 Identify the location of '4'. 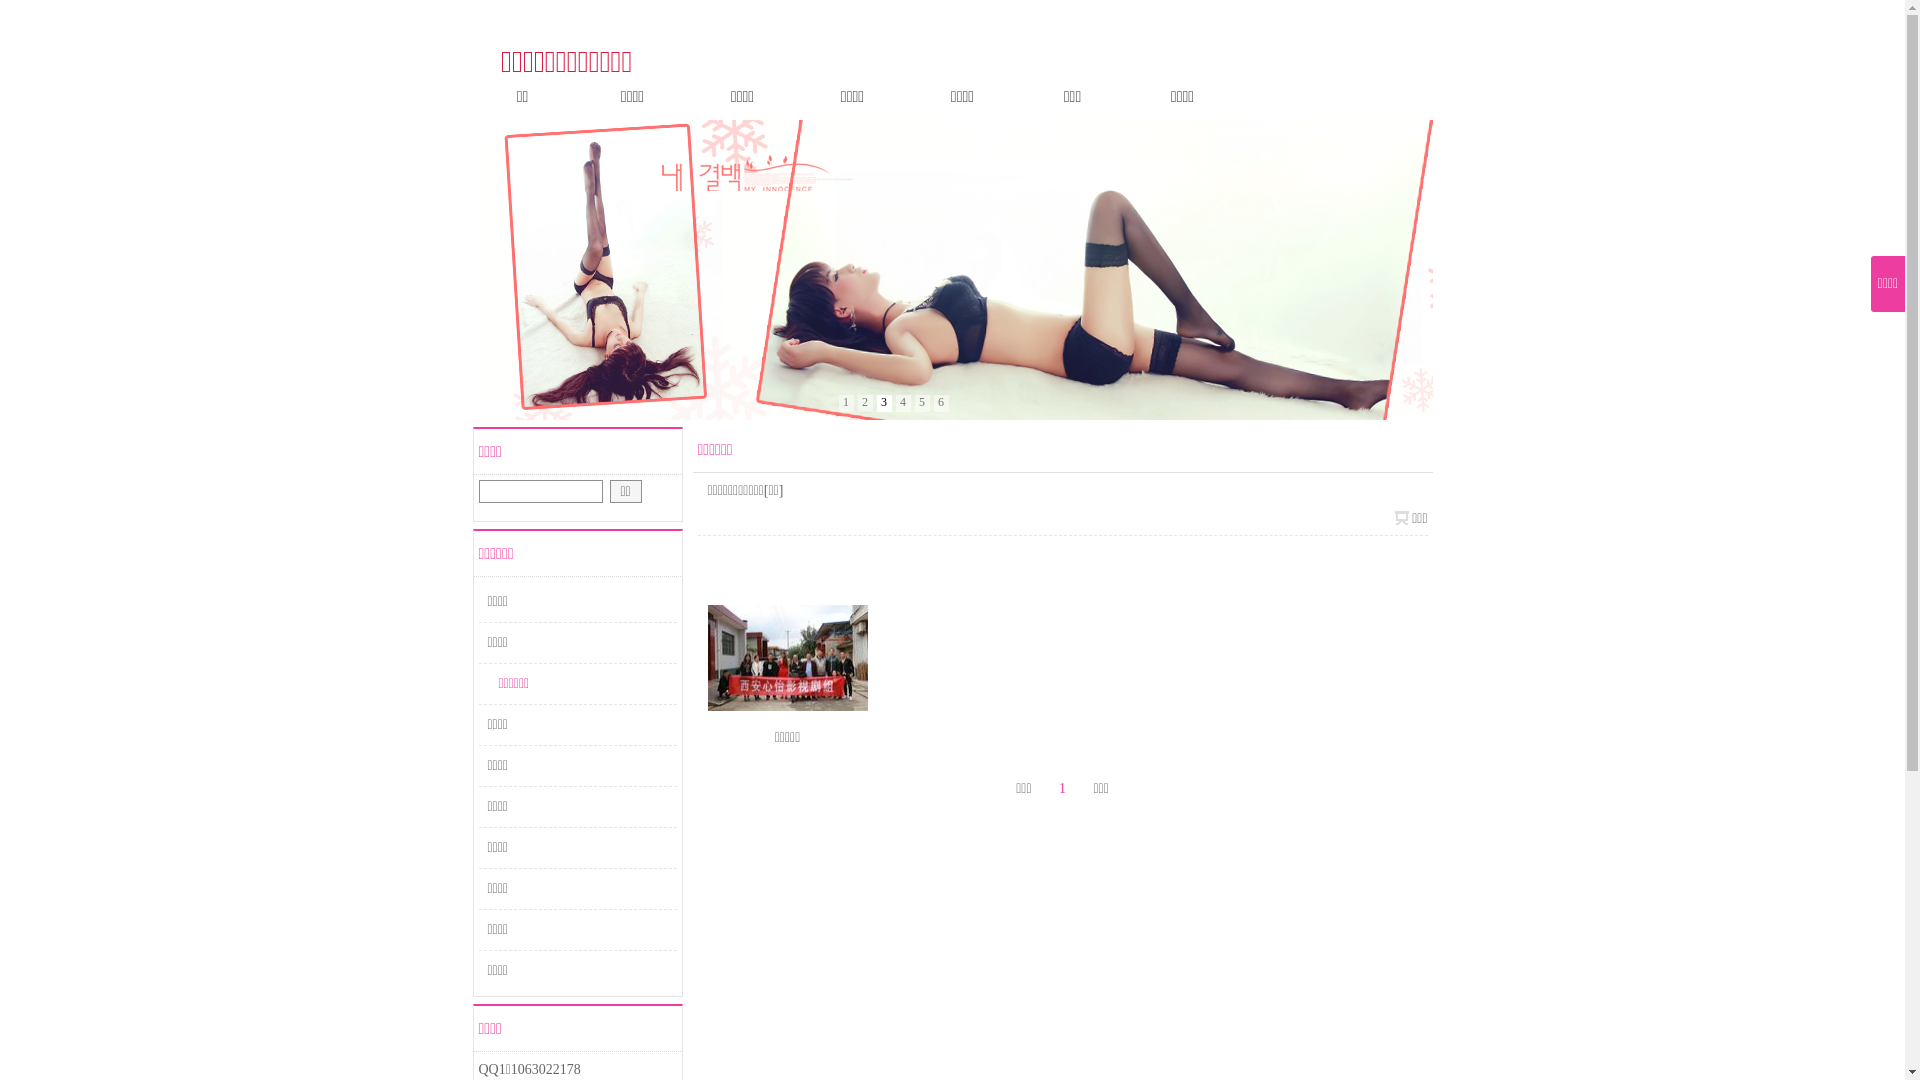
(902, 403).